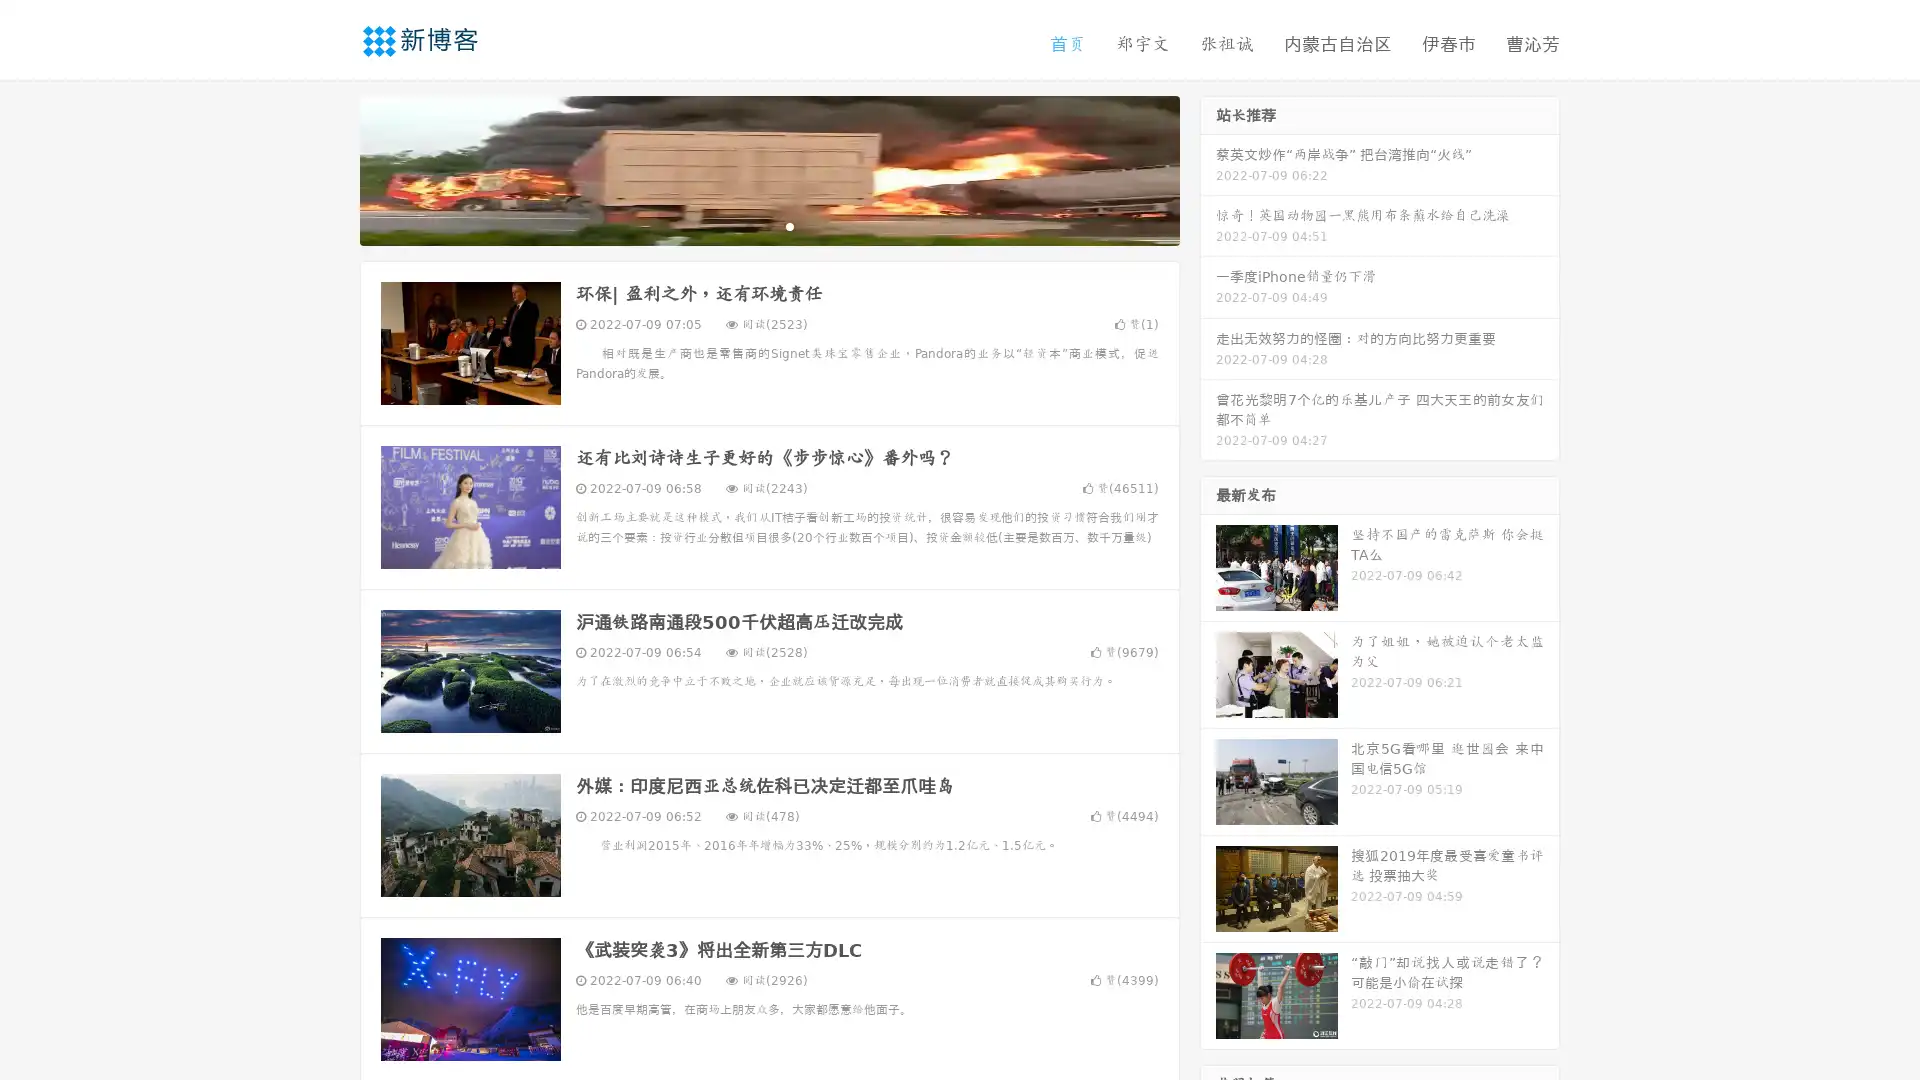 Image resolution: width=1920 pixels, height=1080 pixels. Describe the element at coordinates (330, 168) in the screenshot. I see `Previous slide` at that location.